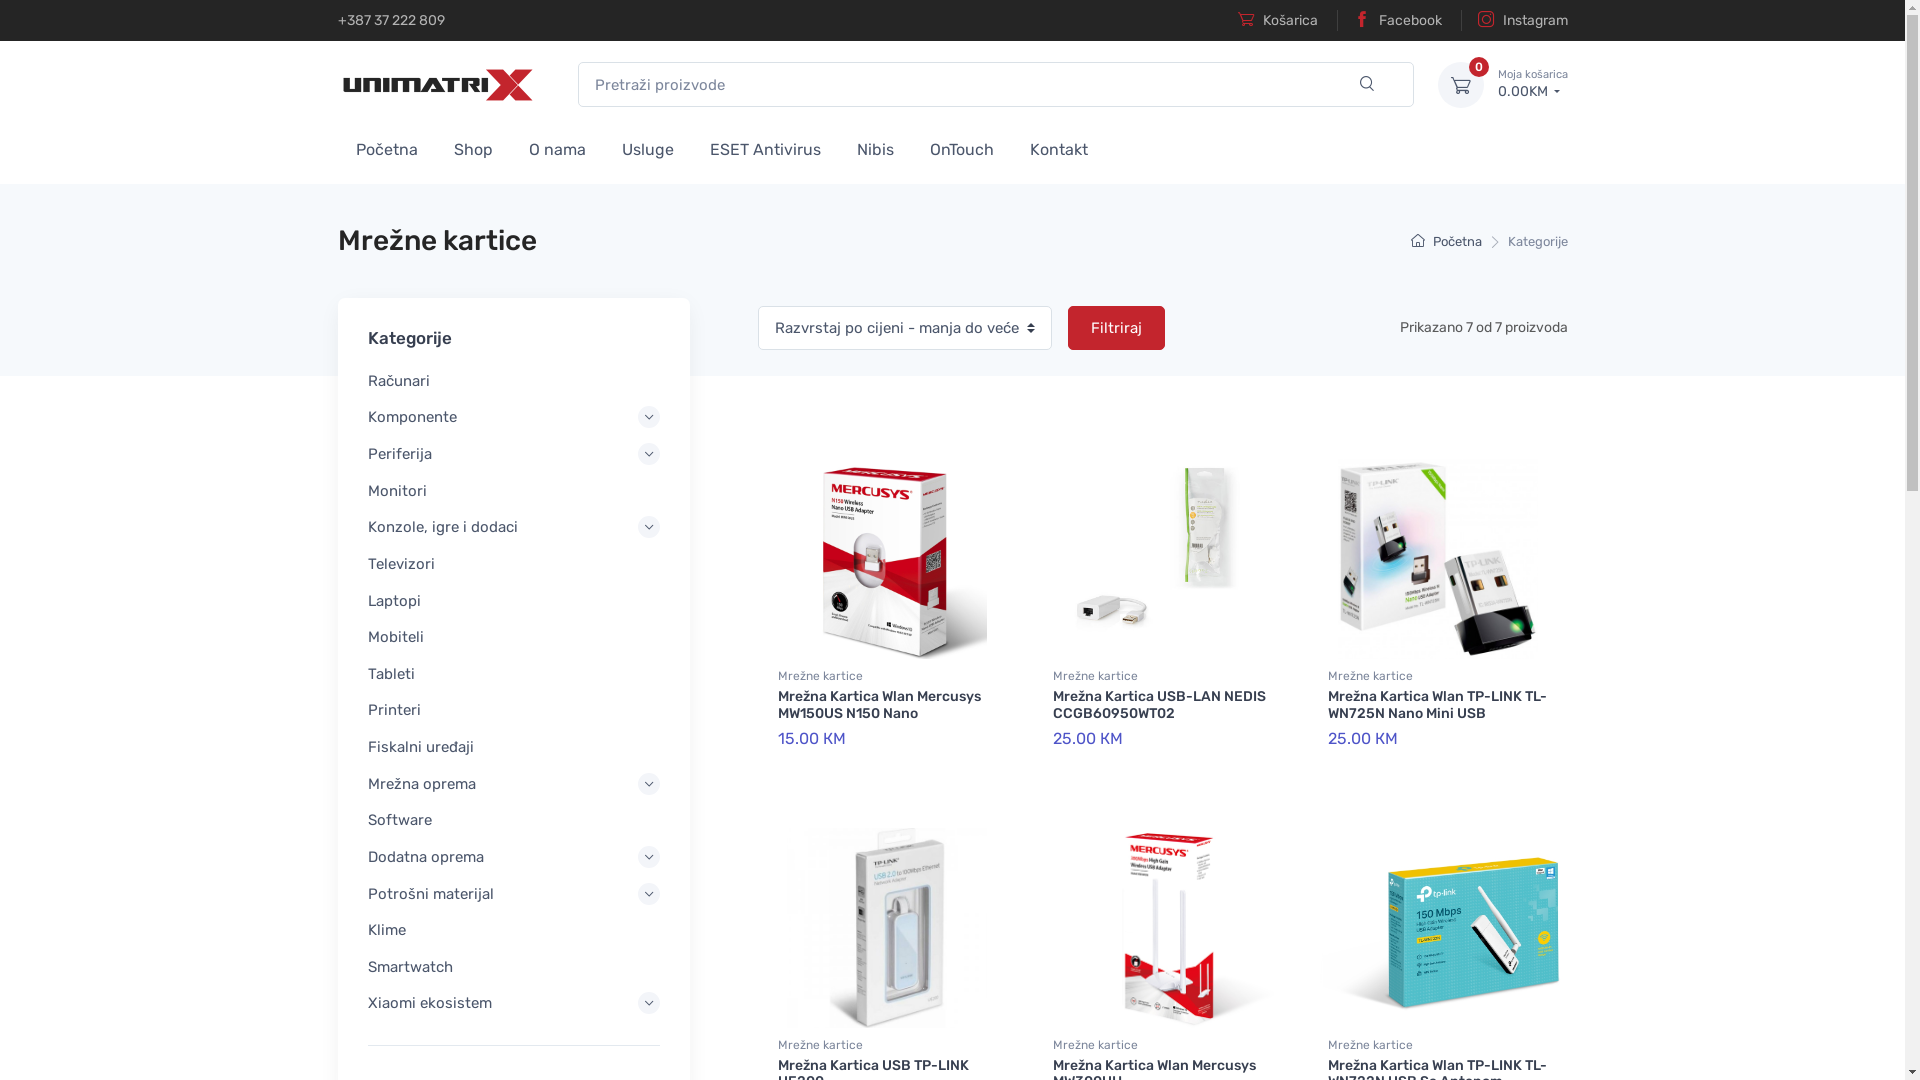 The width and height of the screenshot is (1920, 1080). Describe the element at coordinates (513, 490) in the screenshot. I see `'Monitori'` at that location.